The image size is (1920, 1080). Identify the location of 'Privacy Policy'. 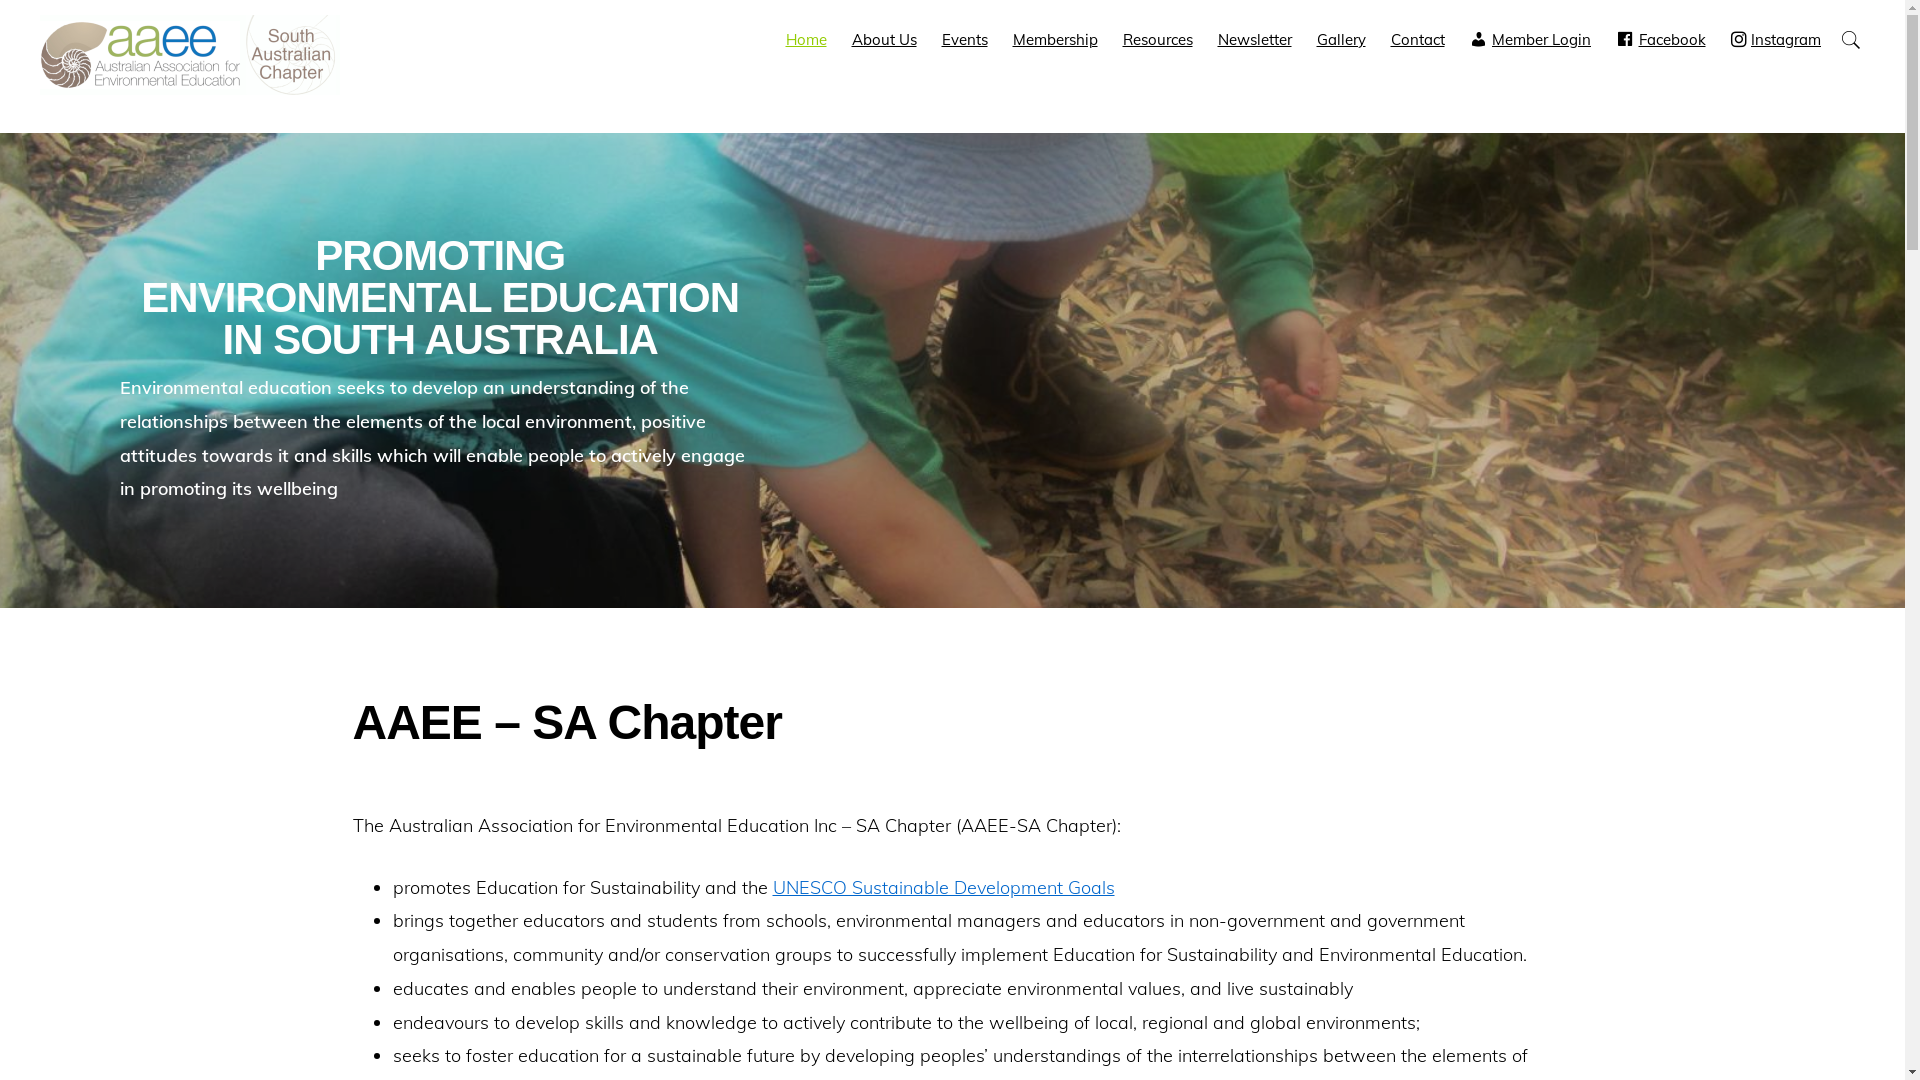
(952, 1022).